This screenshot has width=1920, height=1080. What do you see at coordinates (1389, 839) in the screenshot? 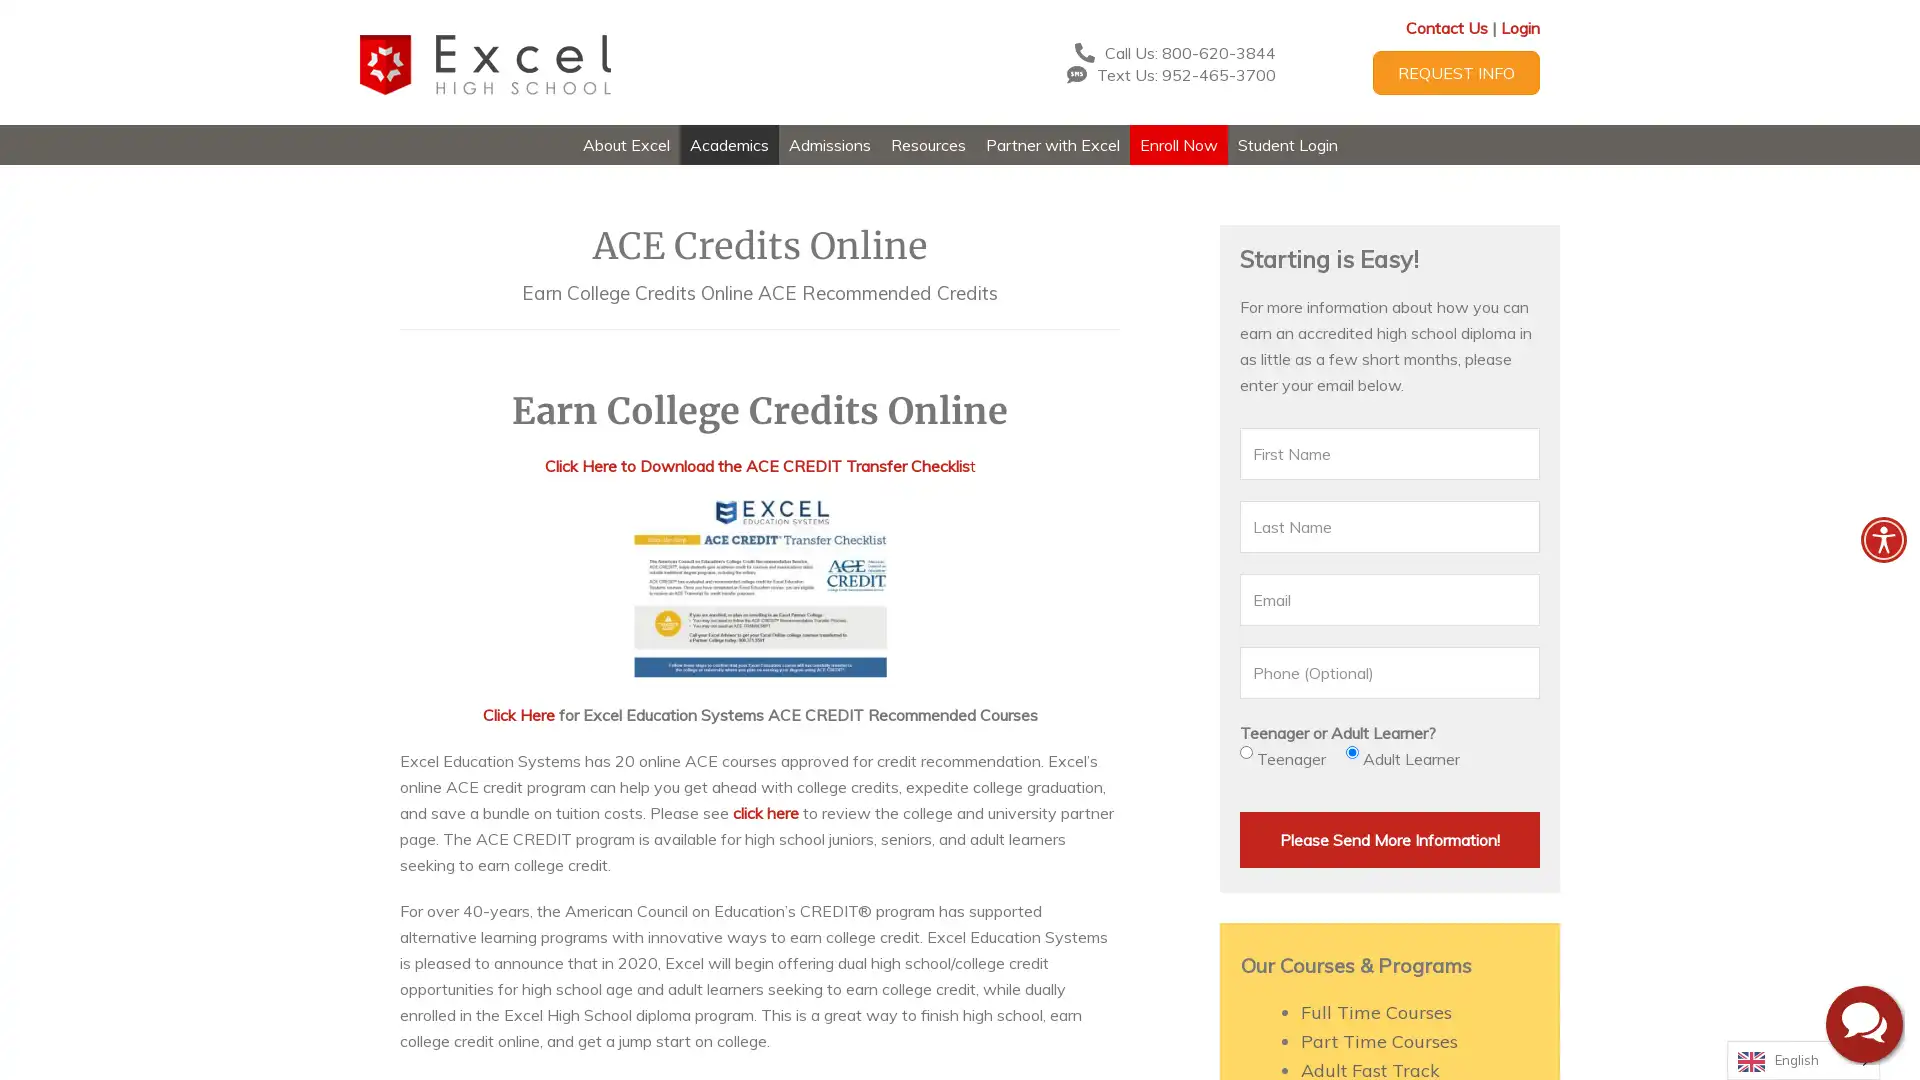
I see `Please Send More Information!` at bounding box center [1389, 839].